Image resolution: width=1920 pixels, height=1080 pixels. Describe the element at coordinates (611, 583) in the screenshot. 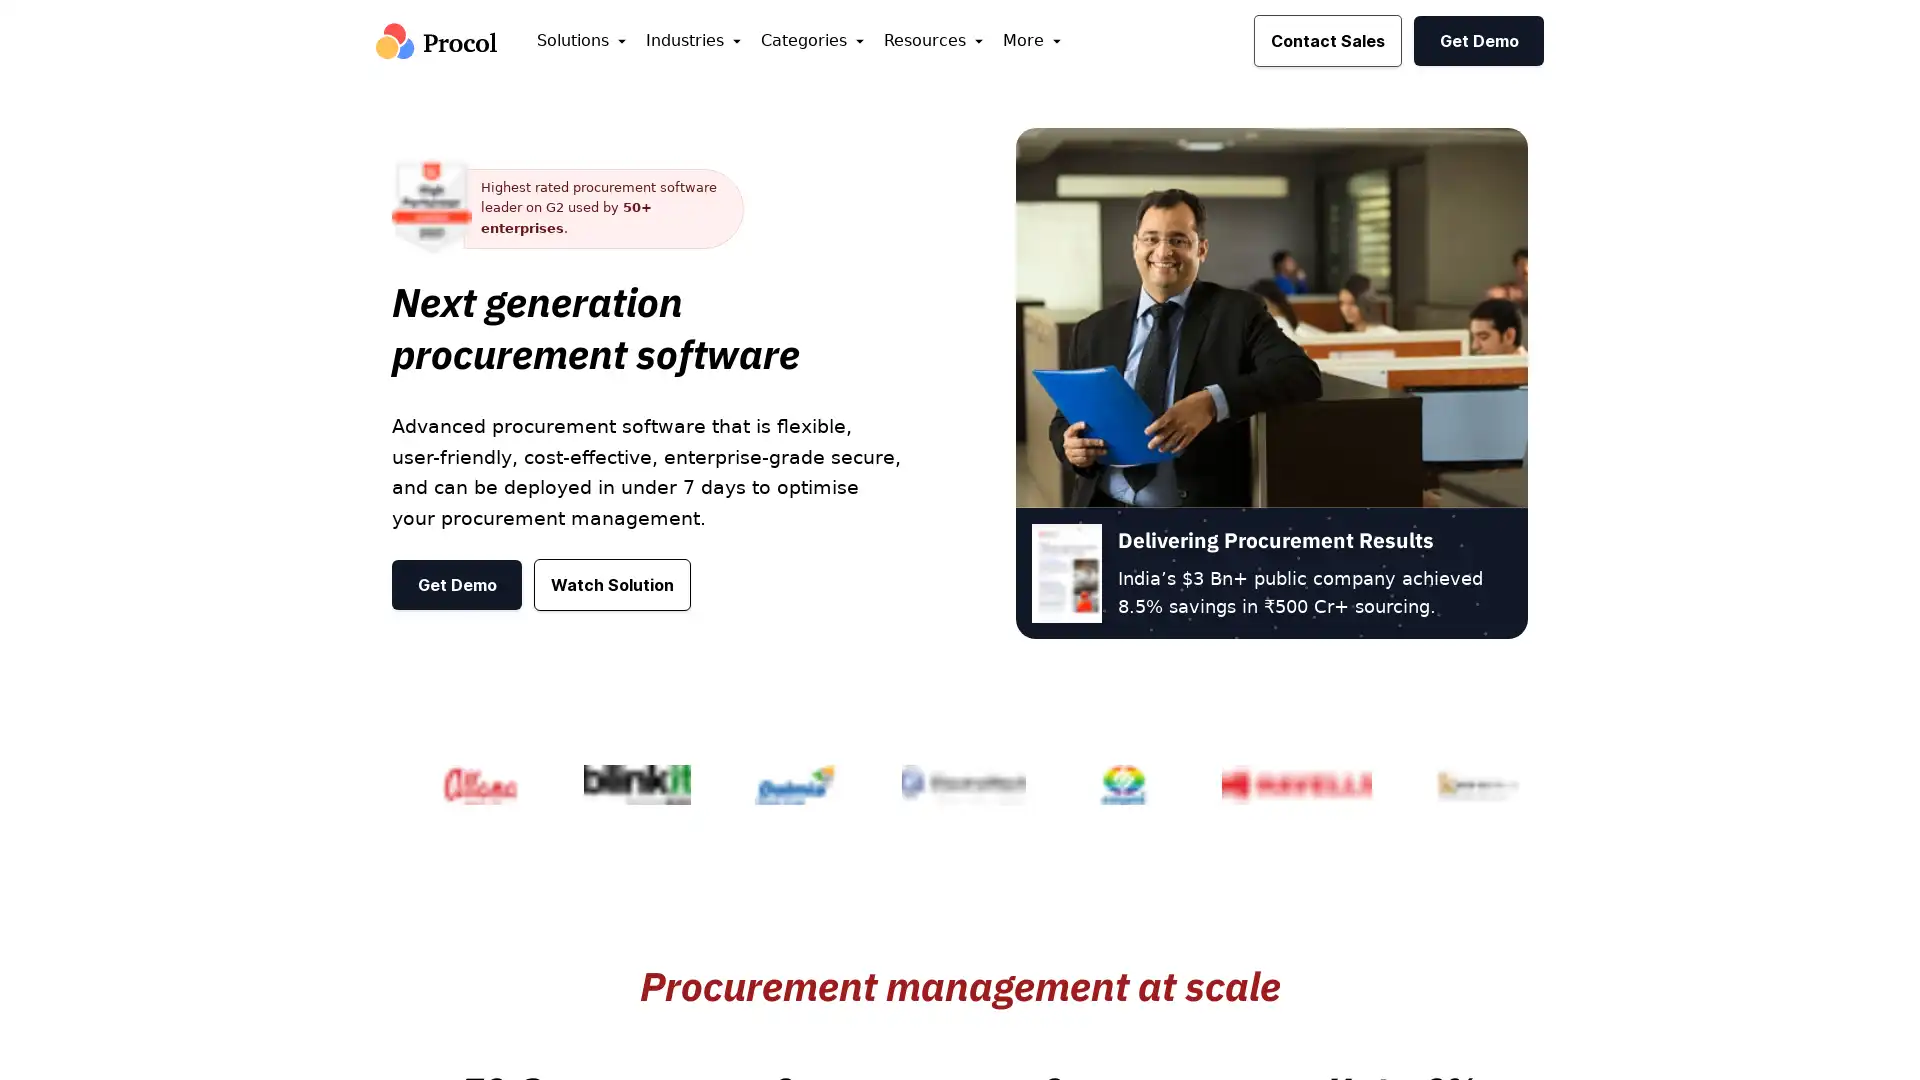

I see `Watch Solution` at that location.